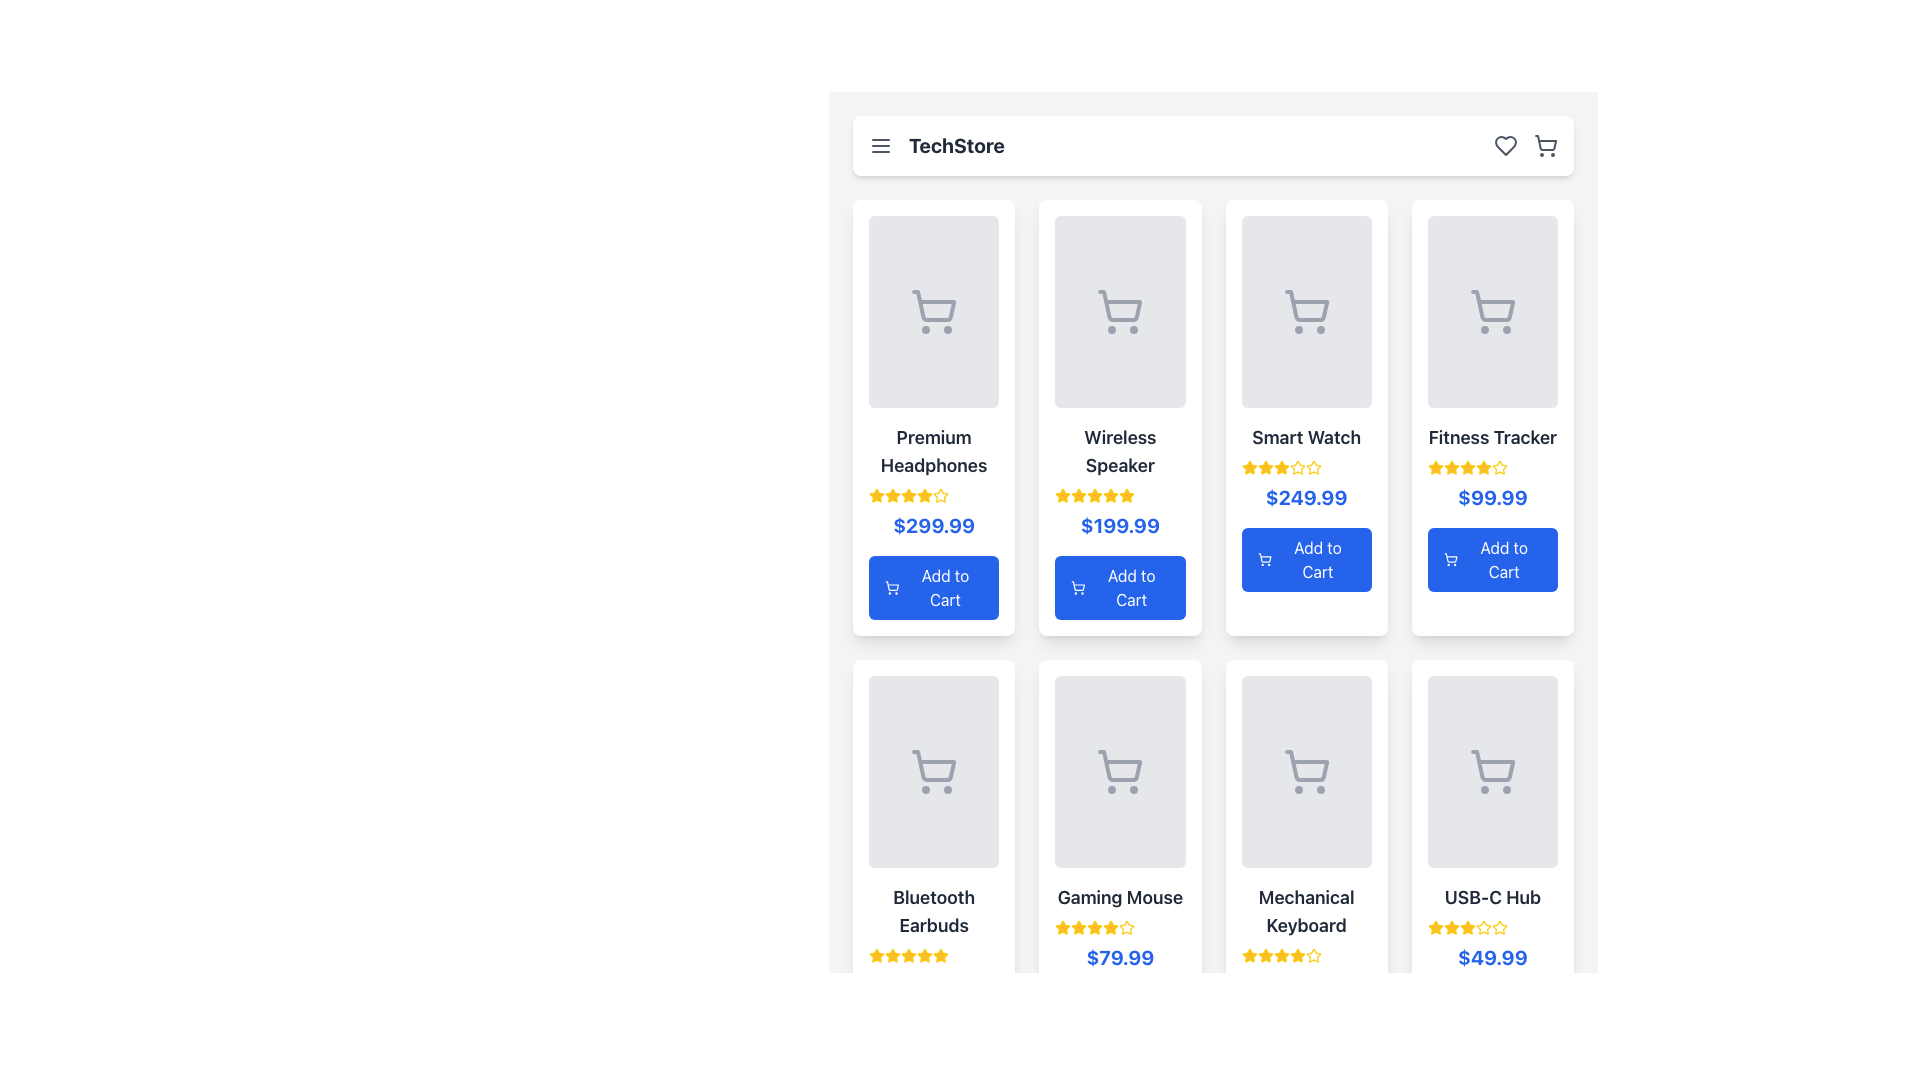 The height and width of the screenshot is (1080, 1920). I want to click on text label that displays 'Bluetooth Earbuds', which is bold and dark against a white background, located in the third row and first column of the product grid, so click(933, 911).